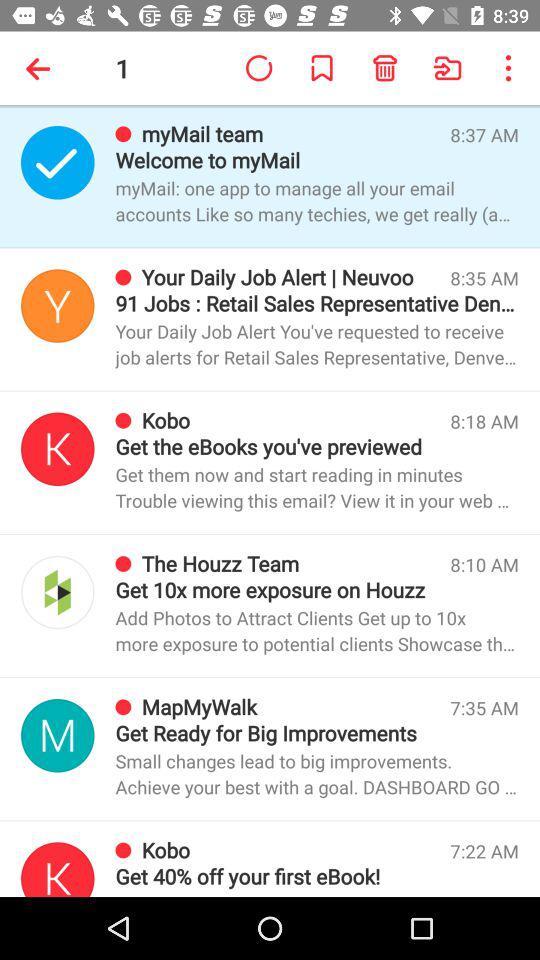 The image size is (540, 960). Describe the element at coordinates (57, 161) in the screenshot. I see `open sender profile open sender settings` at that location.